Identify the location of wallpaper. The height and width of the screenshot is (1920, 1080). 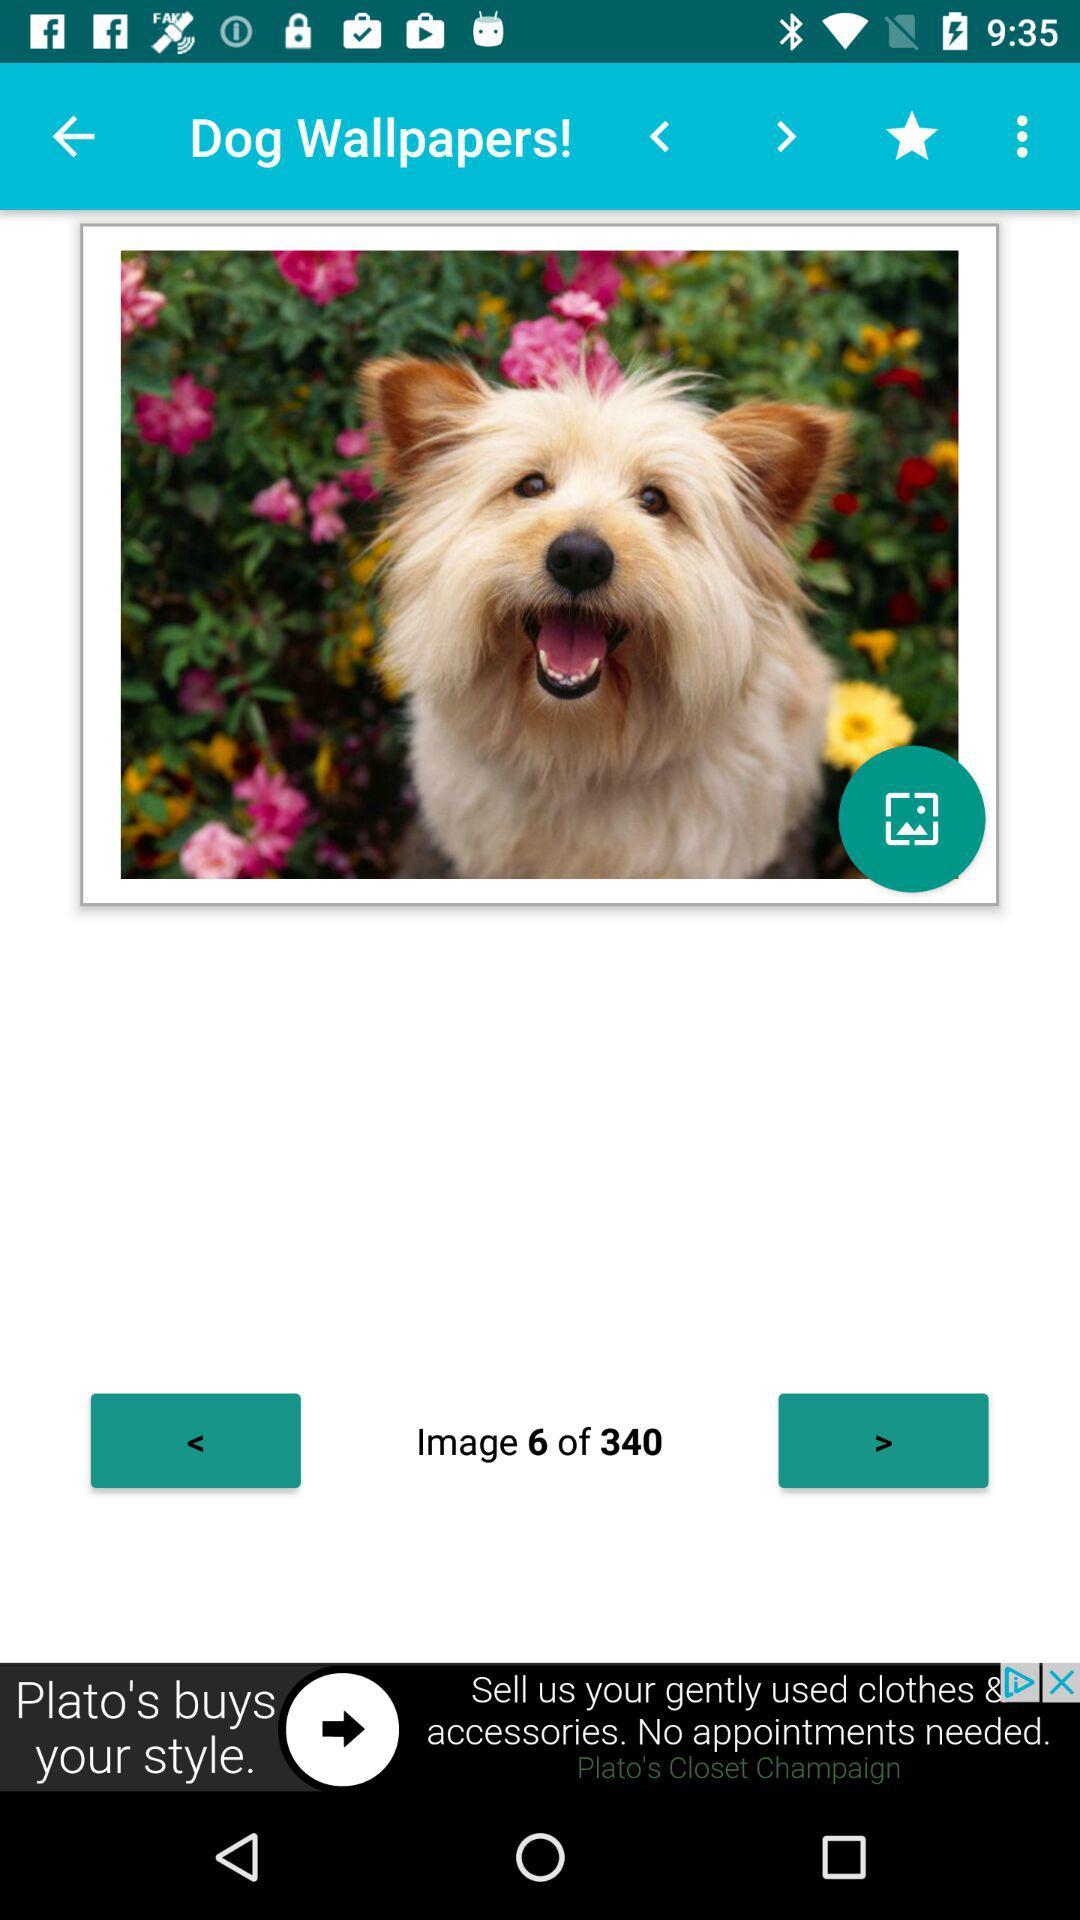
(911, 819).